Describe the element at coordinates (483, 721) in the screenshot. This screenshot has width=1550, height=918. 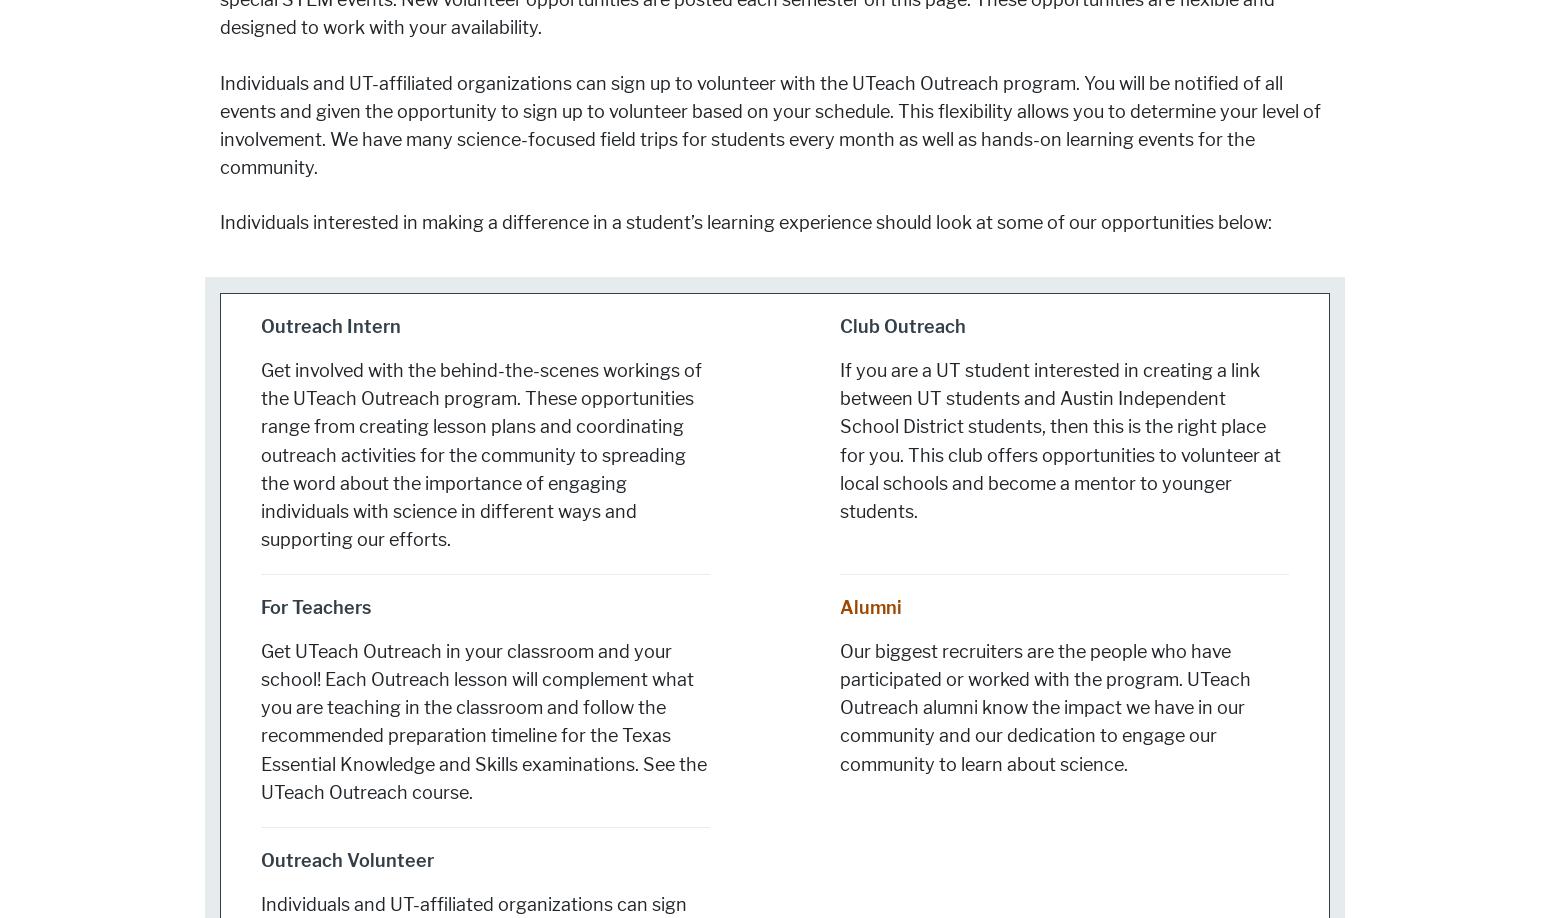
I see `'Get UTeach Outreach in your classroom and your school! Each Outreach lesson will complement what you are teaching in the classroom and follow the recommended preparation timeline for the Texas Essential Knowledge and Skills examinations. See the UTeach Outreach course.'` at that location.